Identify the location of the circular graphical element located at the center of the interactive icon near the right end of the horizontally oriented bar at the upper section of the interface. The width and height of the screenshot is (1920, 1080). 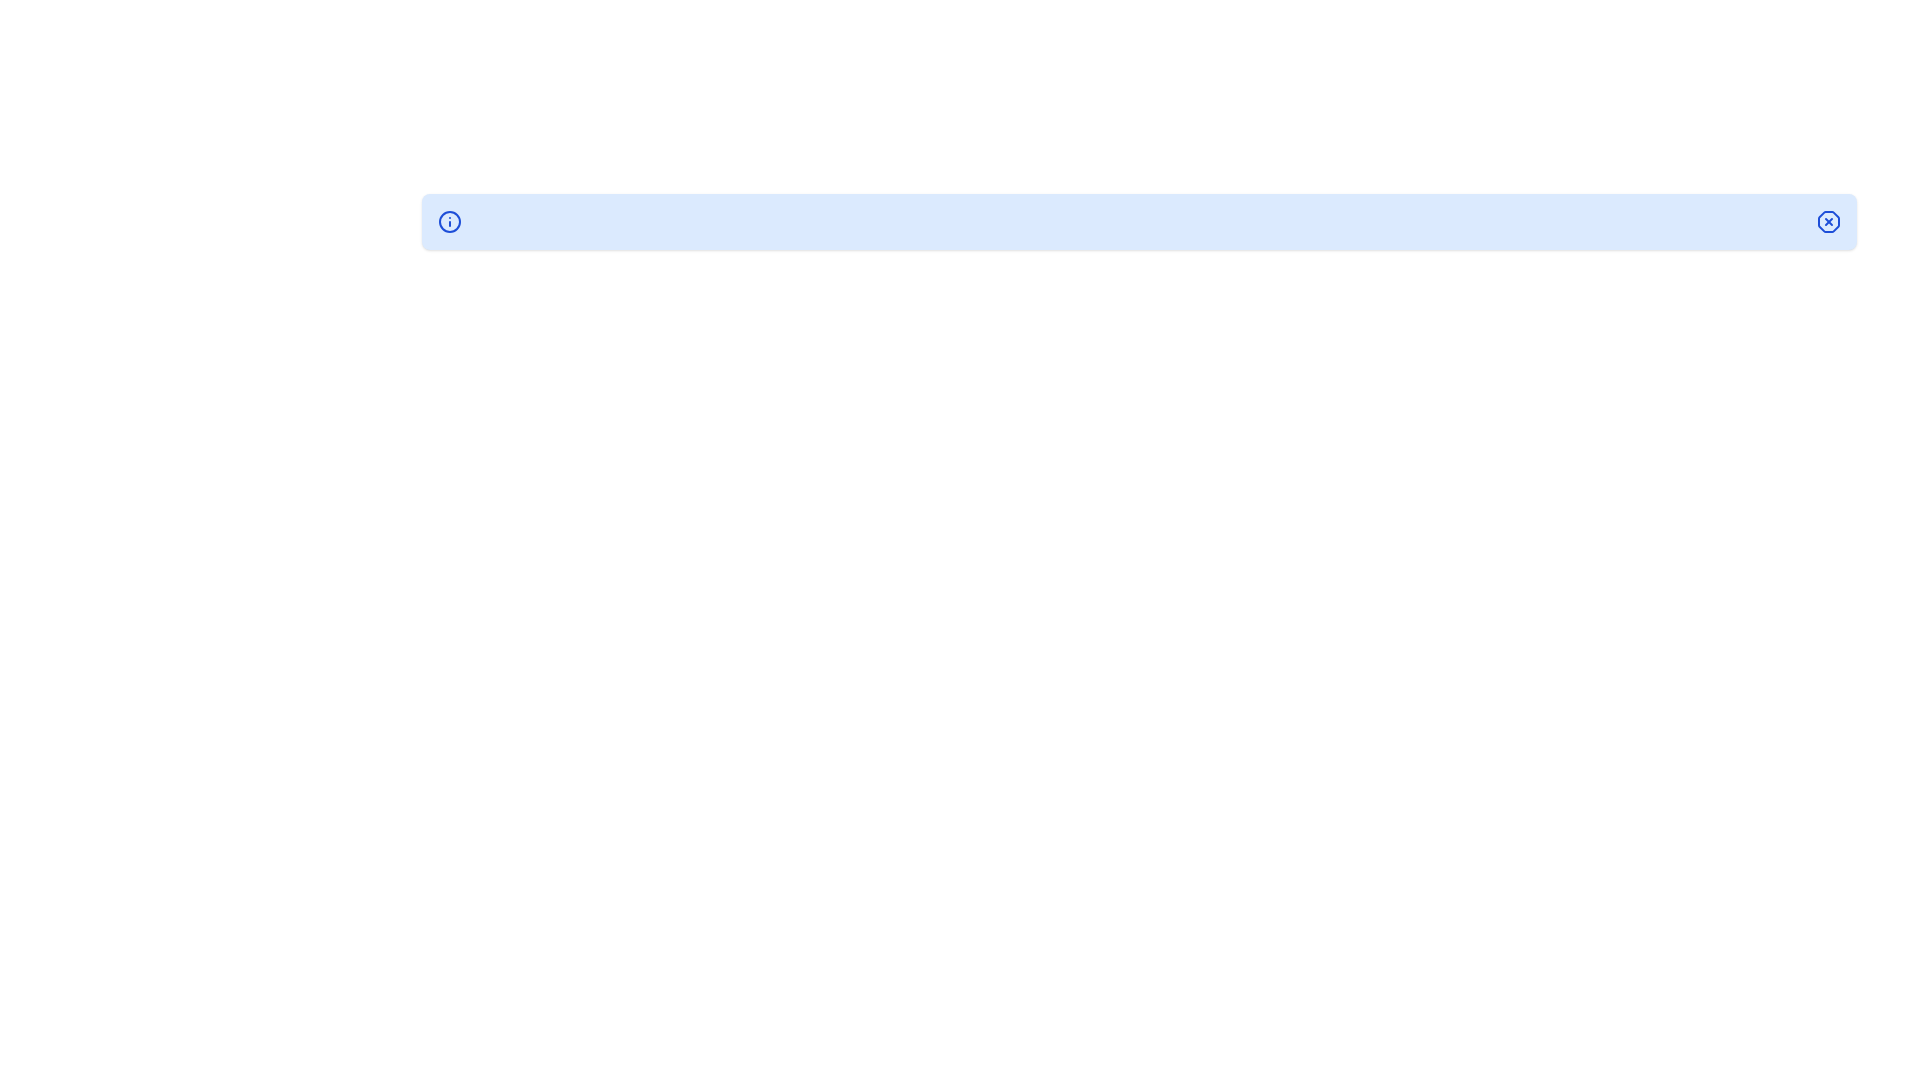
(449, 222).